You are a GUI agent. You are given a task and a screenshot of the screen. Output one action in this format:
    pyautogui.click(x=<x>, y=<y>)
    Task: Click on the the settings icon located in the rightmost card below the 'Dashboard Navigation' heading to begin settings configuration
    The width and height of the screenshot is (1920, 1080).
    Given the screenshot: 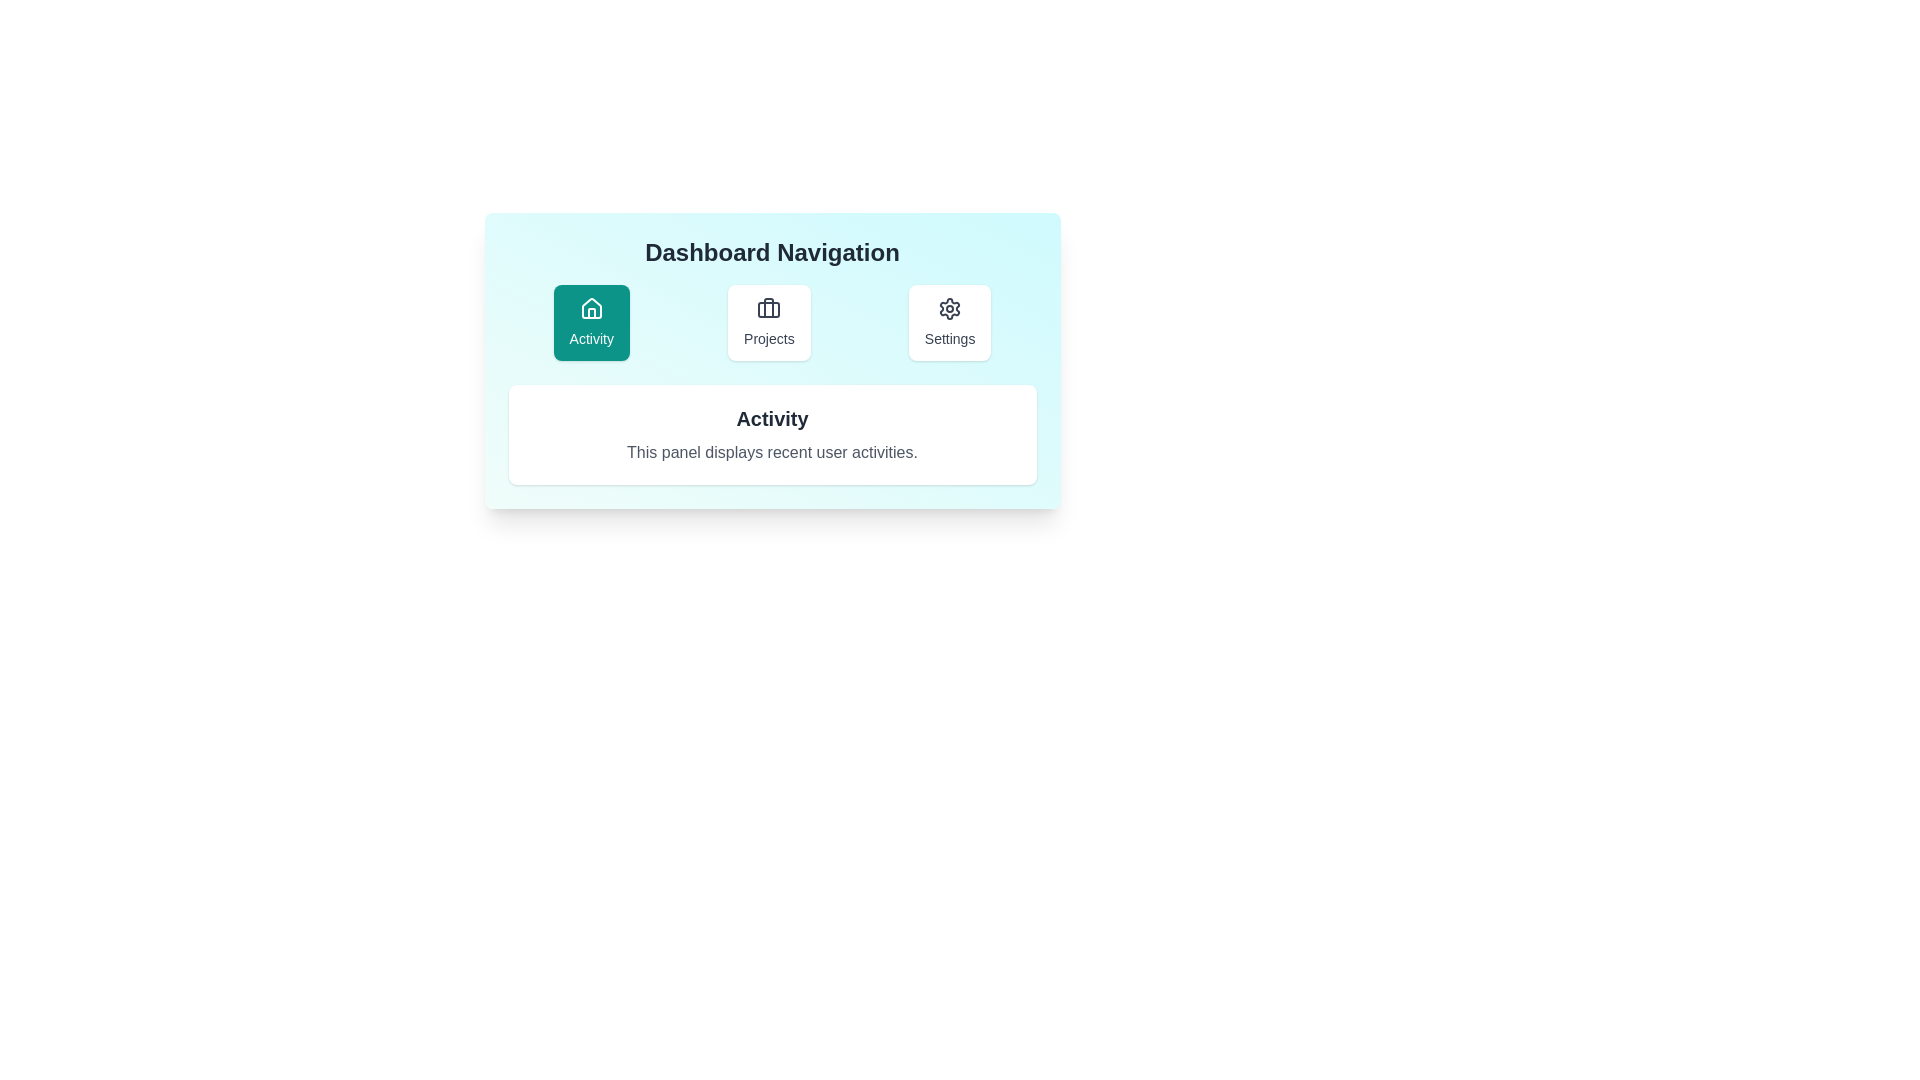 What is the action you would take?
    pyautogui.click(x=949, y=308)
    